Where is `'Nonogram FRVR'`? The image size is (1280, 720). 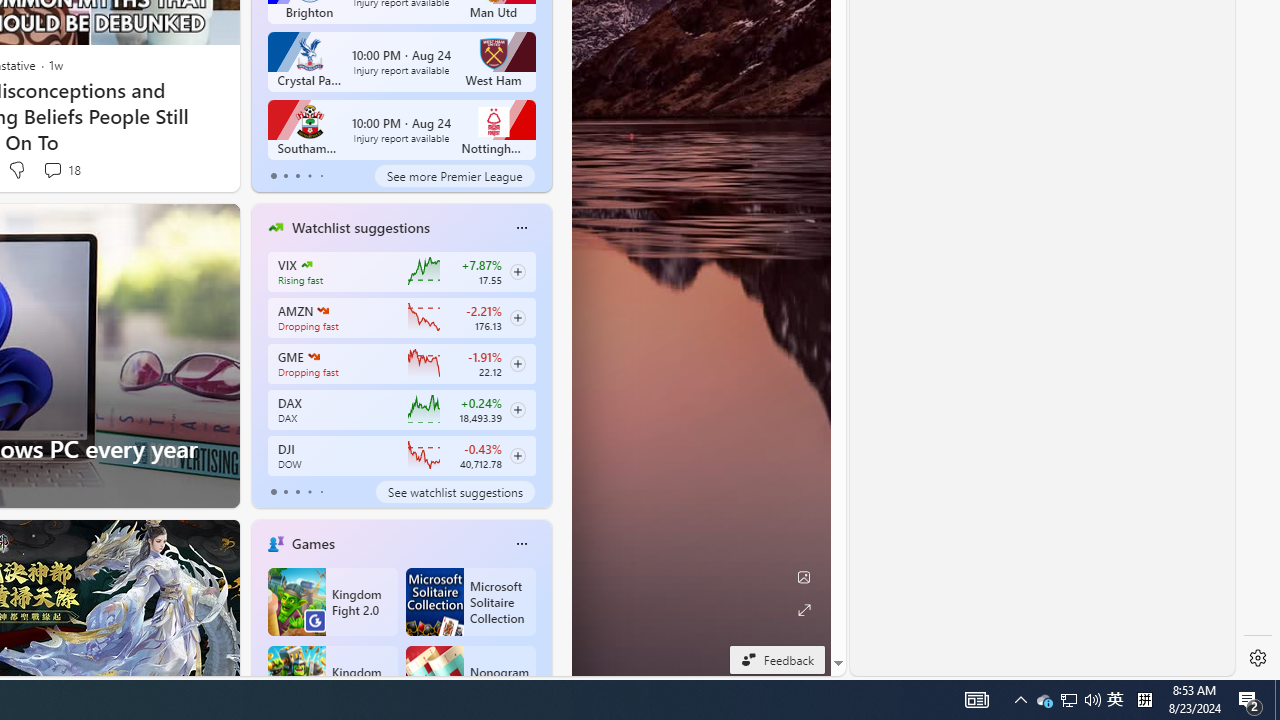 'Nonogram FRVR' is located at coordinates (469, 679).